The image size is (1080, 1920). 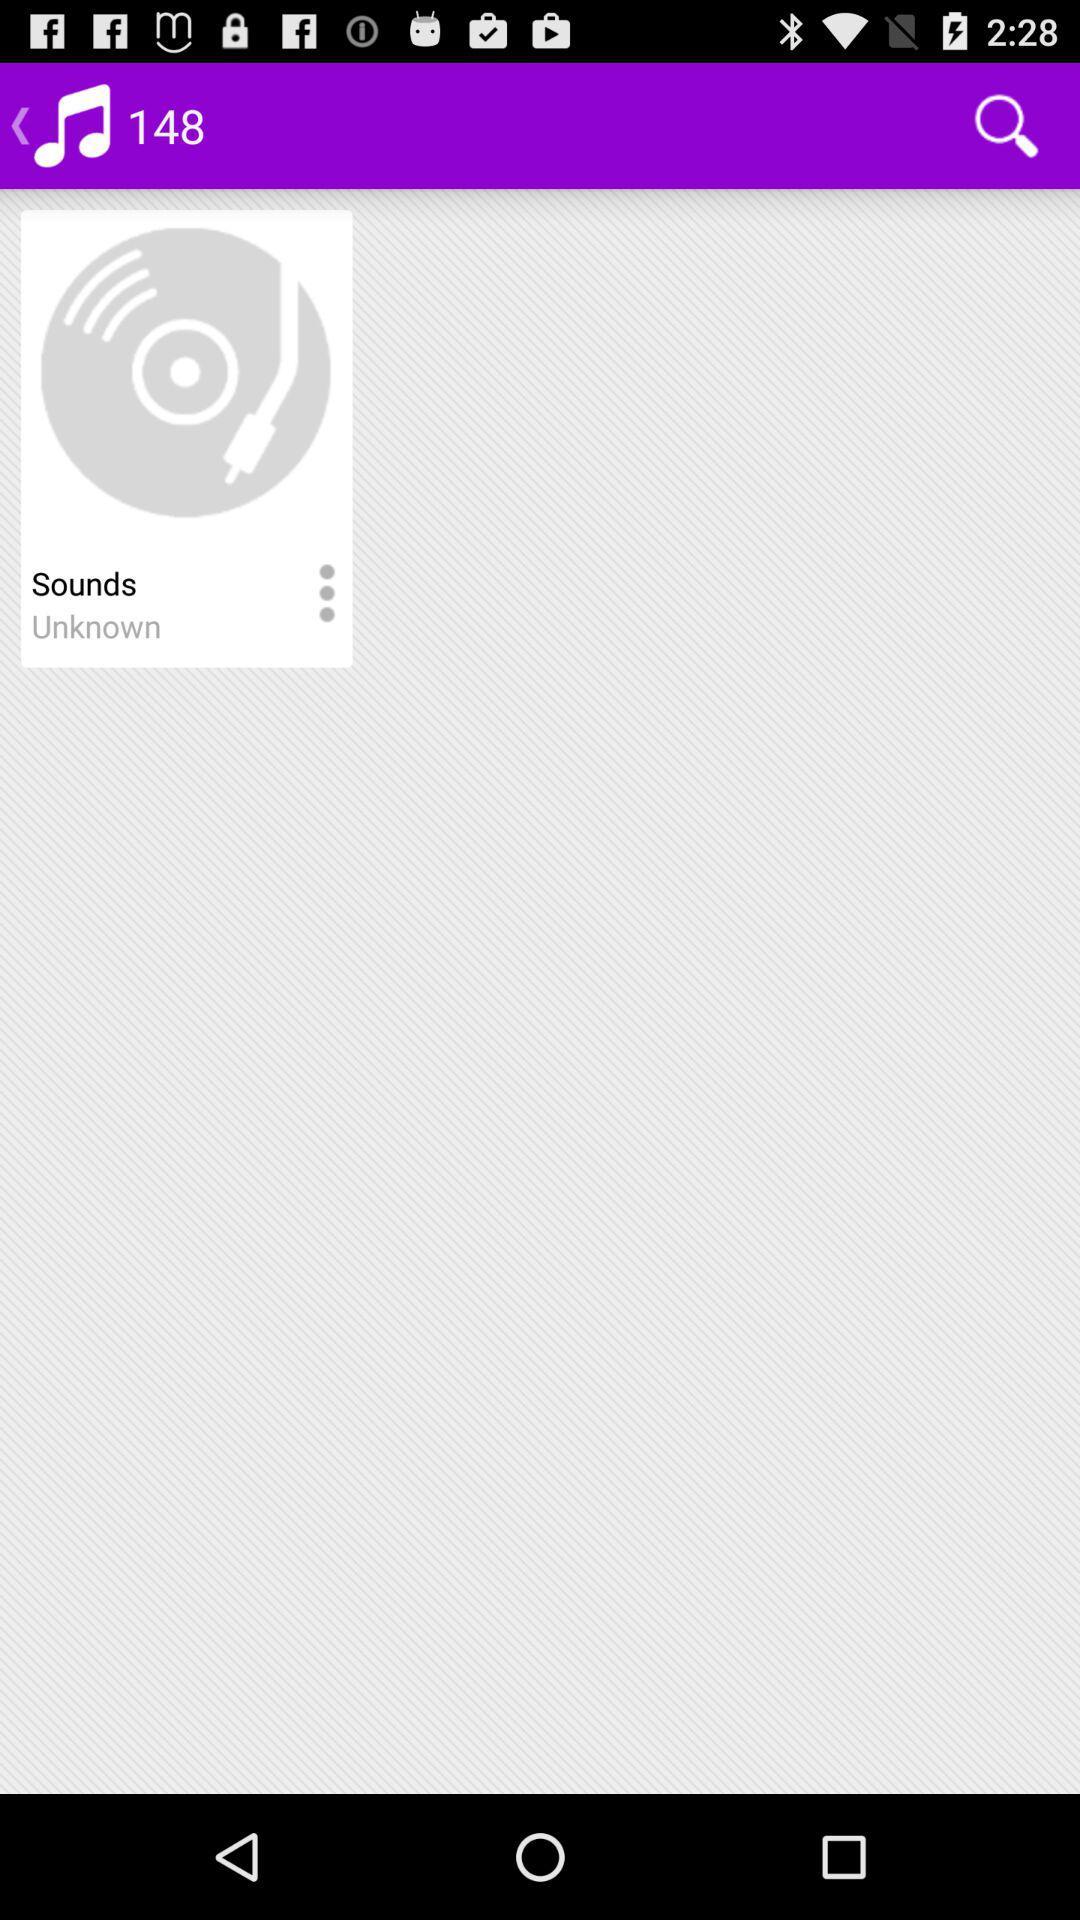 I want to click on app next to sounds, so click(x=325, y=593).